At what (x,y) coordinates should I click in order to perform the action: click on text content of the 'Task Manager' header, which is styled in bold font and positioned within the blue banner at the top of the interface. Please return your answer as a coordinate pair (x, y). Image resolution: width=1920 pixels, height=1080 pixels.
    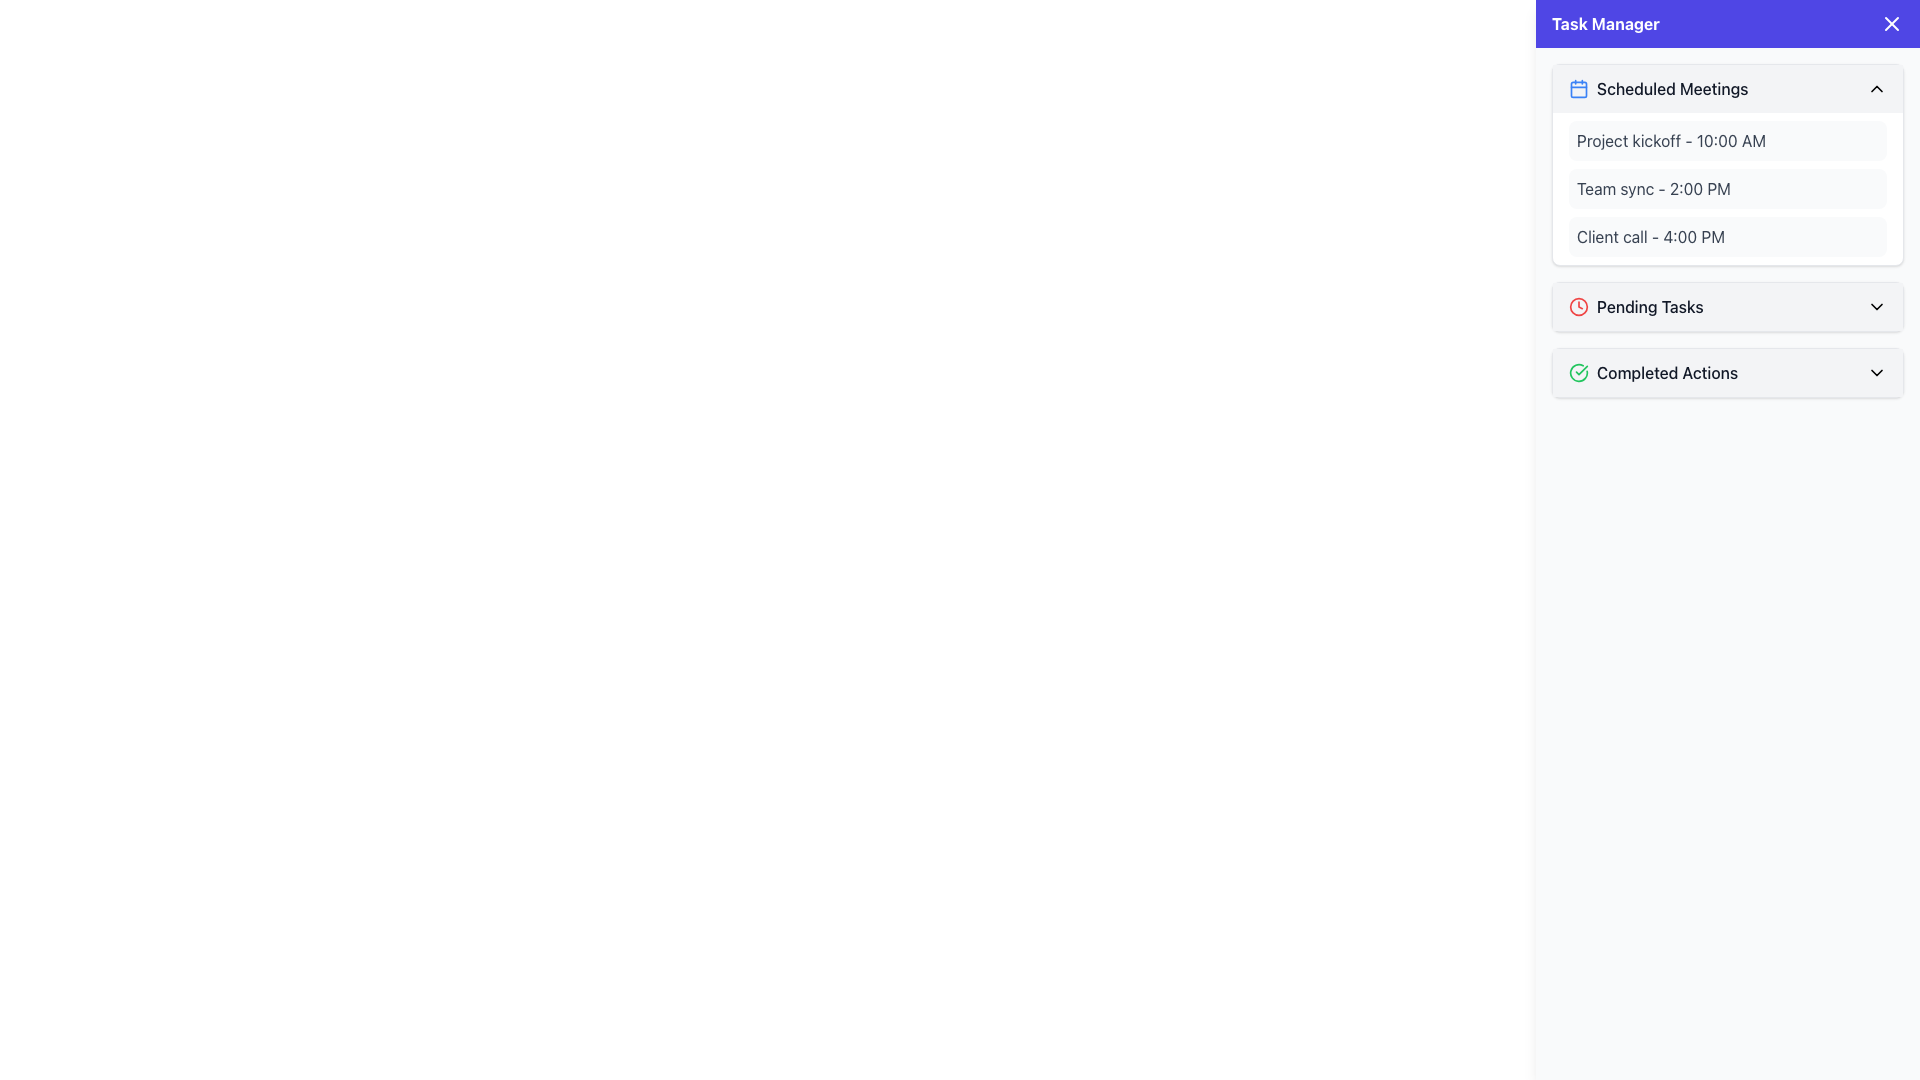
    Looking at the image, I should click on (1605, 23).